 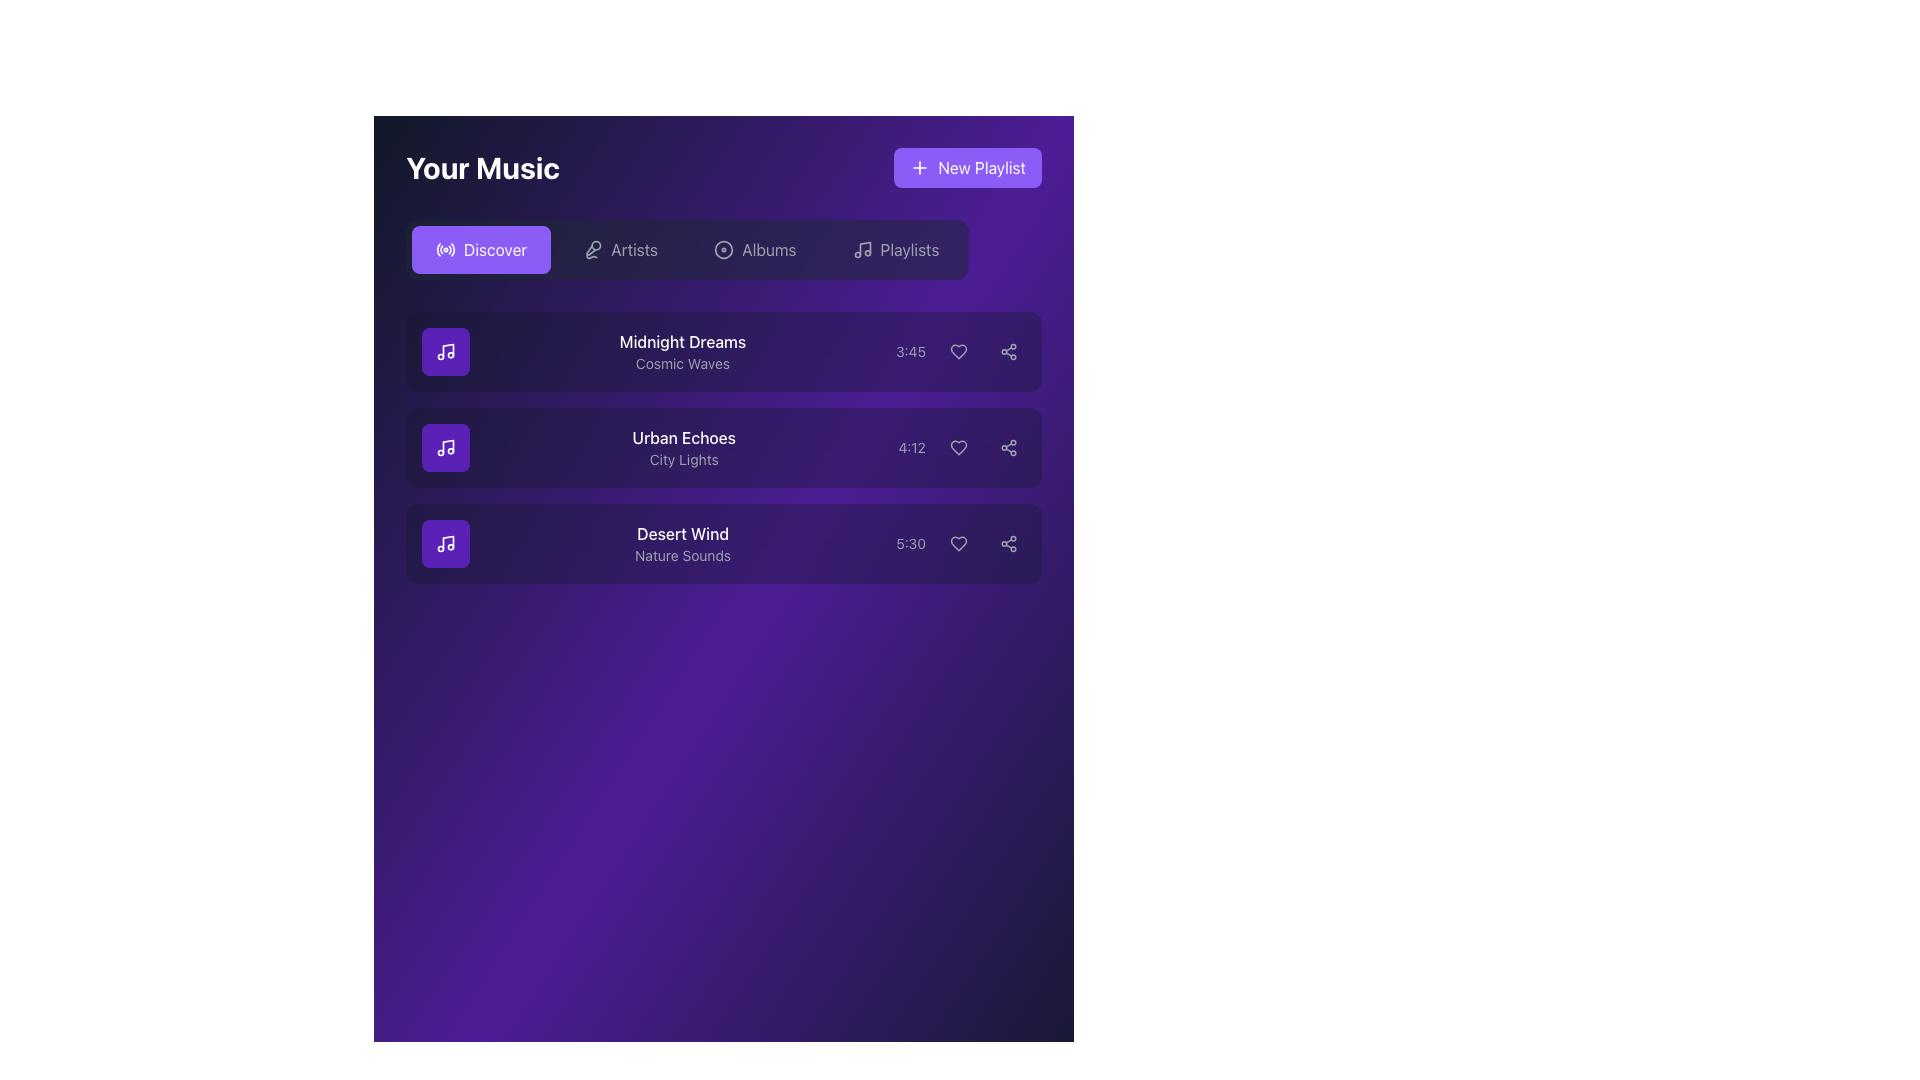 What do you see at coordinates (481, 249) in the screenshot?
I see `the 'Discover' button, which is the first button in the horizontal group under the 'Your Music' header` at bounding box center [481, 249].